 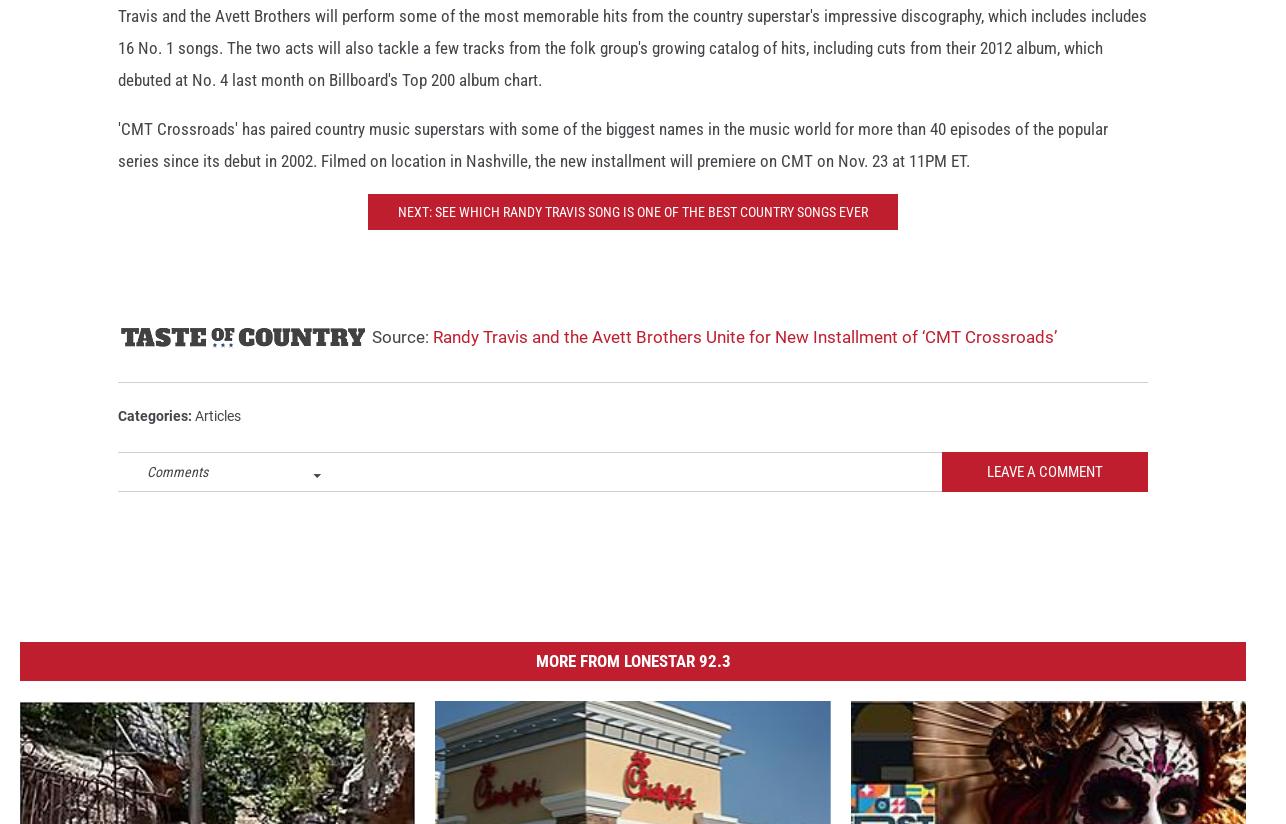 What do you see at coordinates (631, 228) in the screenshot?
I see `'Next: See Which Randy Travis Song Is one of the Best Country Songs Ever'` at bounding box center [631, 228].